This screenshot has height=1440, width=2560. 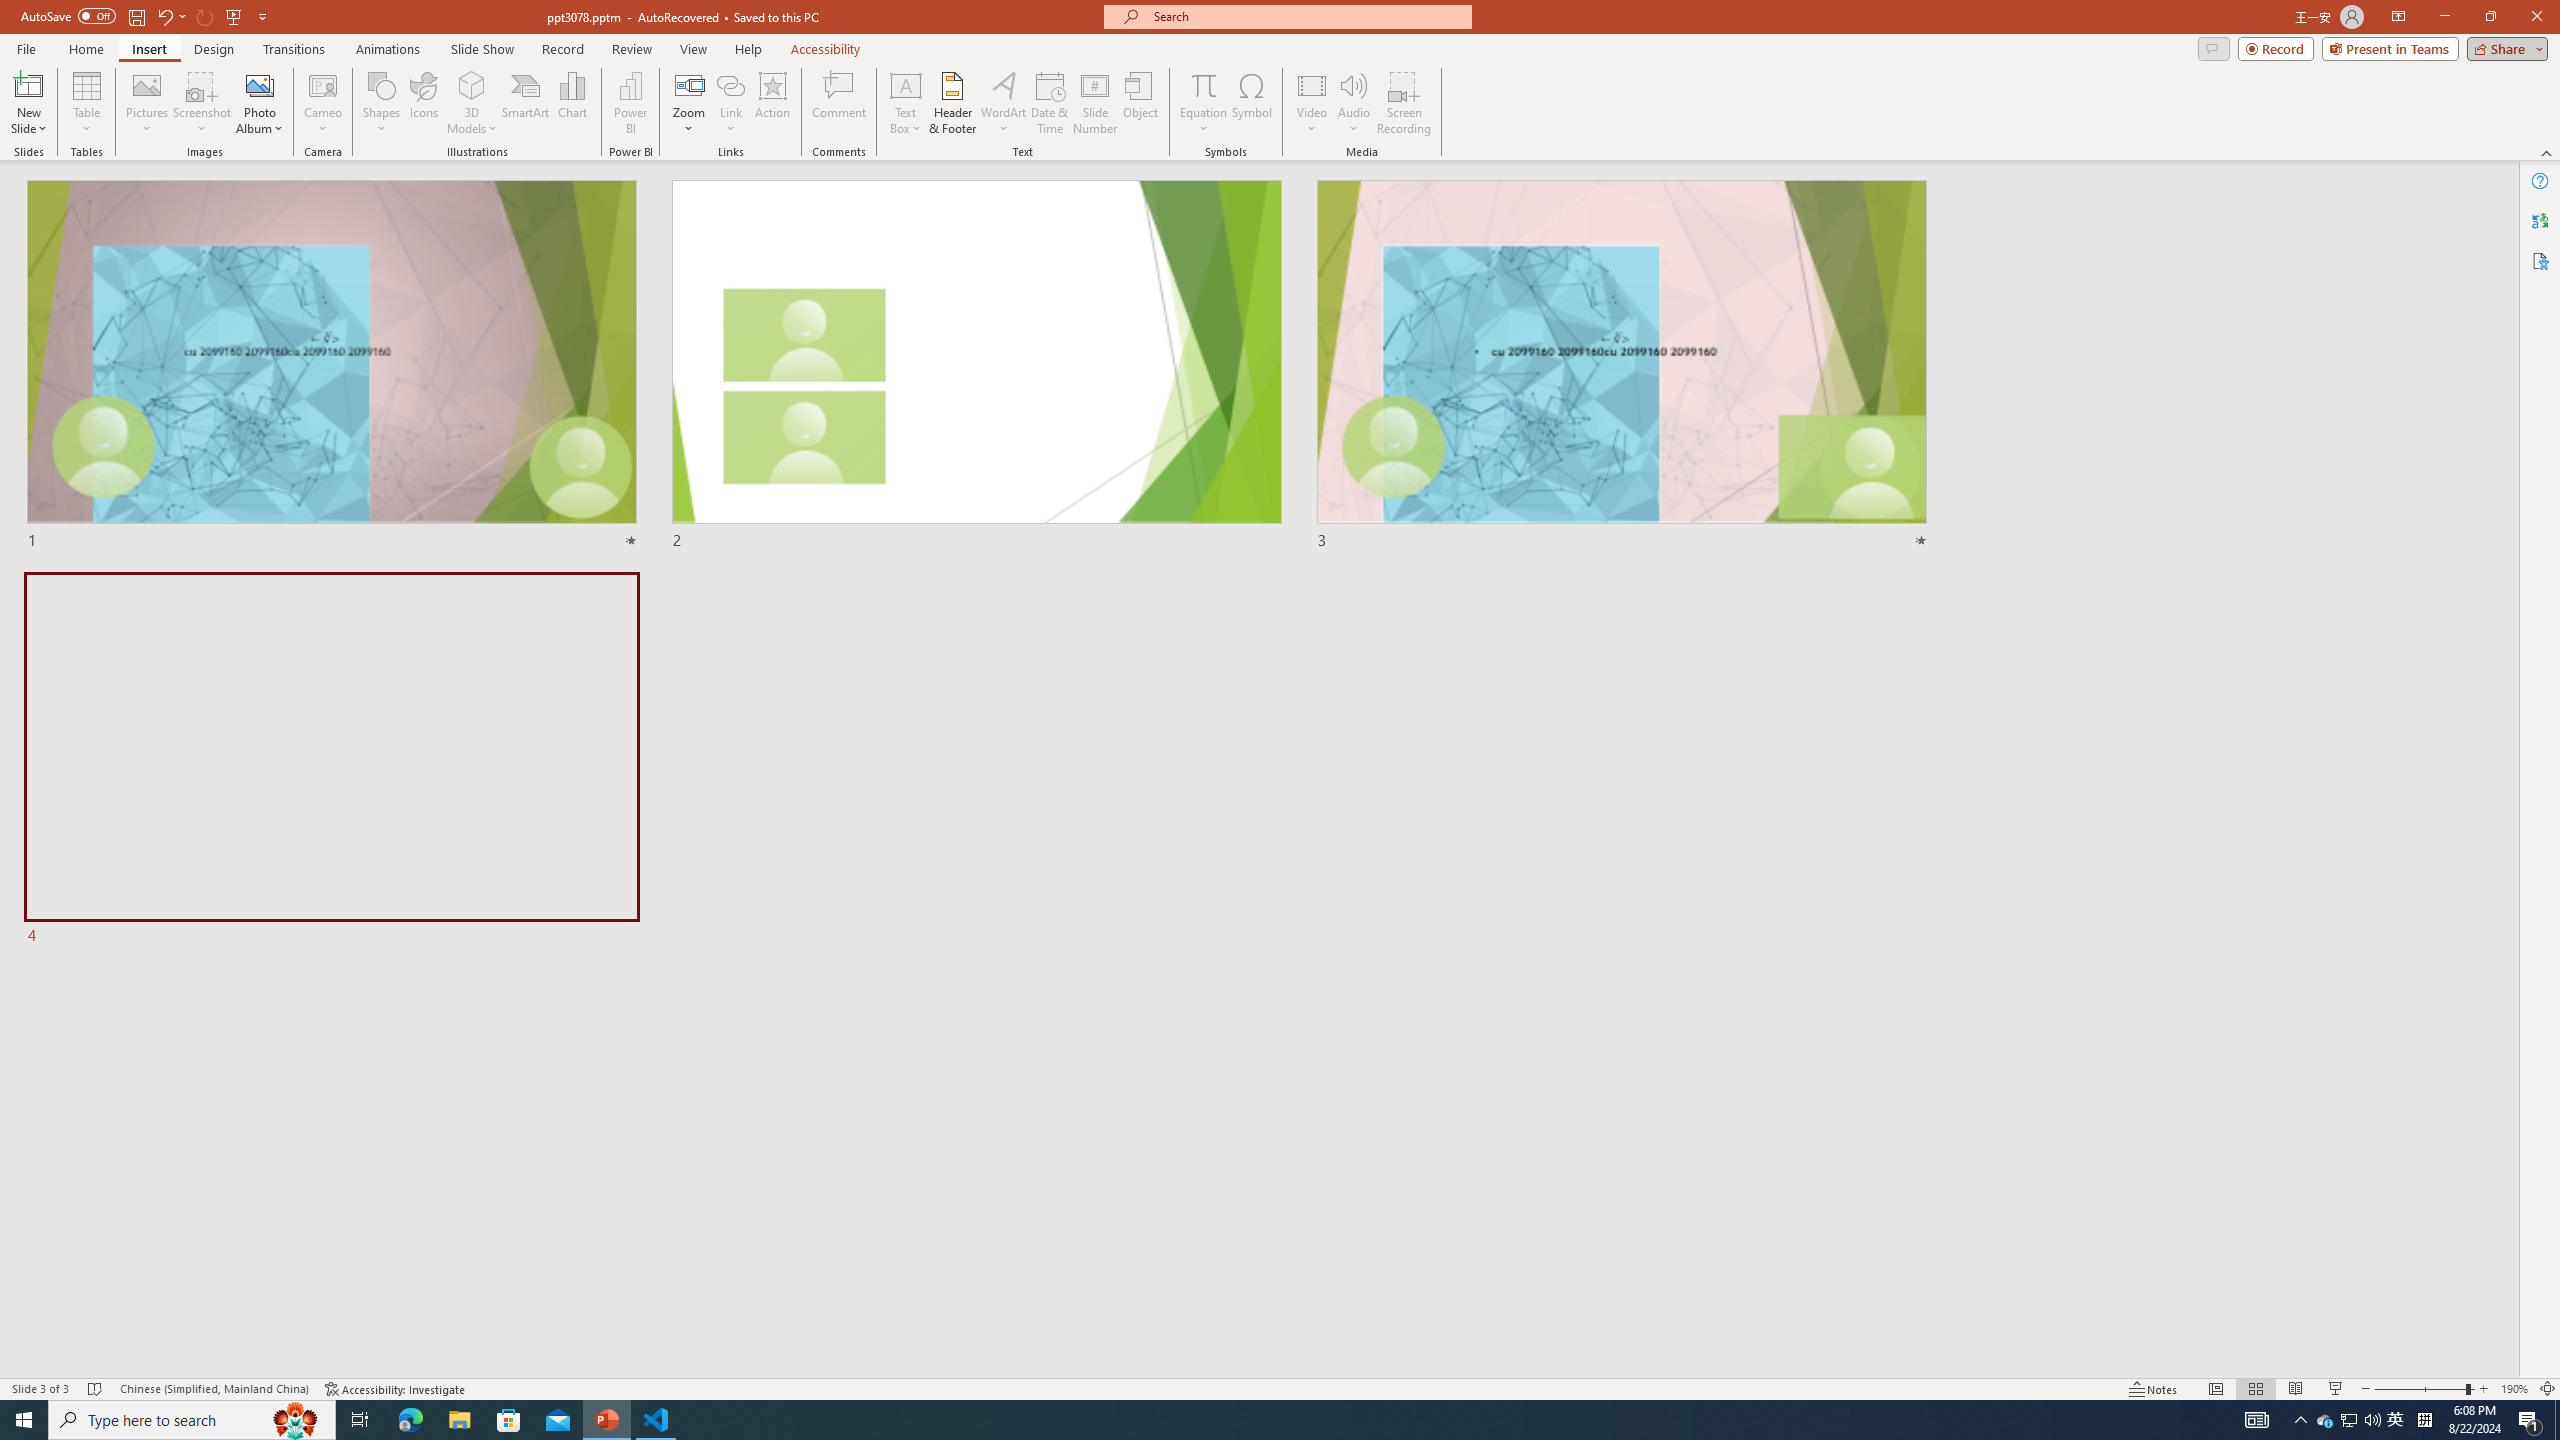 I want to click on 'Review', so click(x=631, y=49).